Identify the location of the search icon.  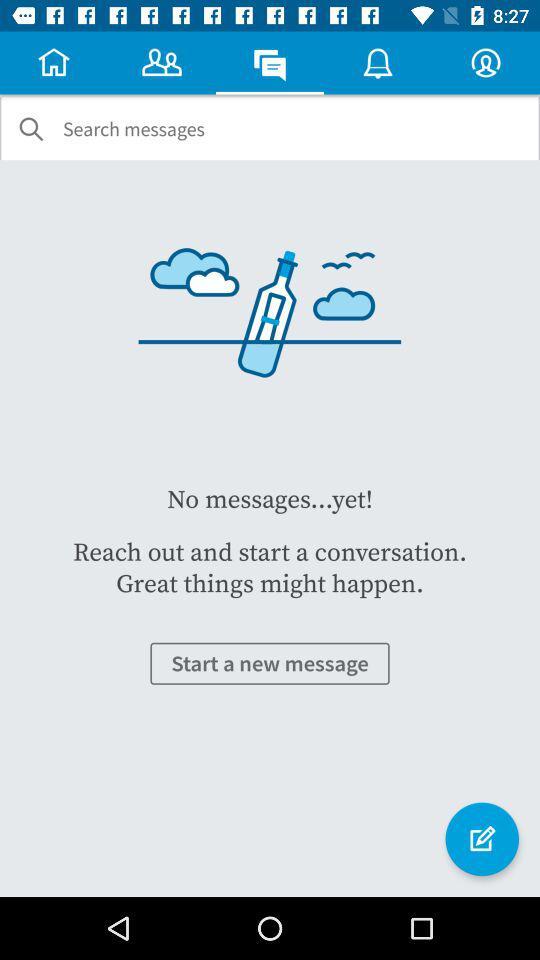
(30, 128).